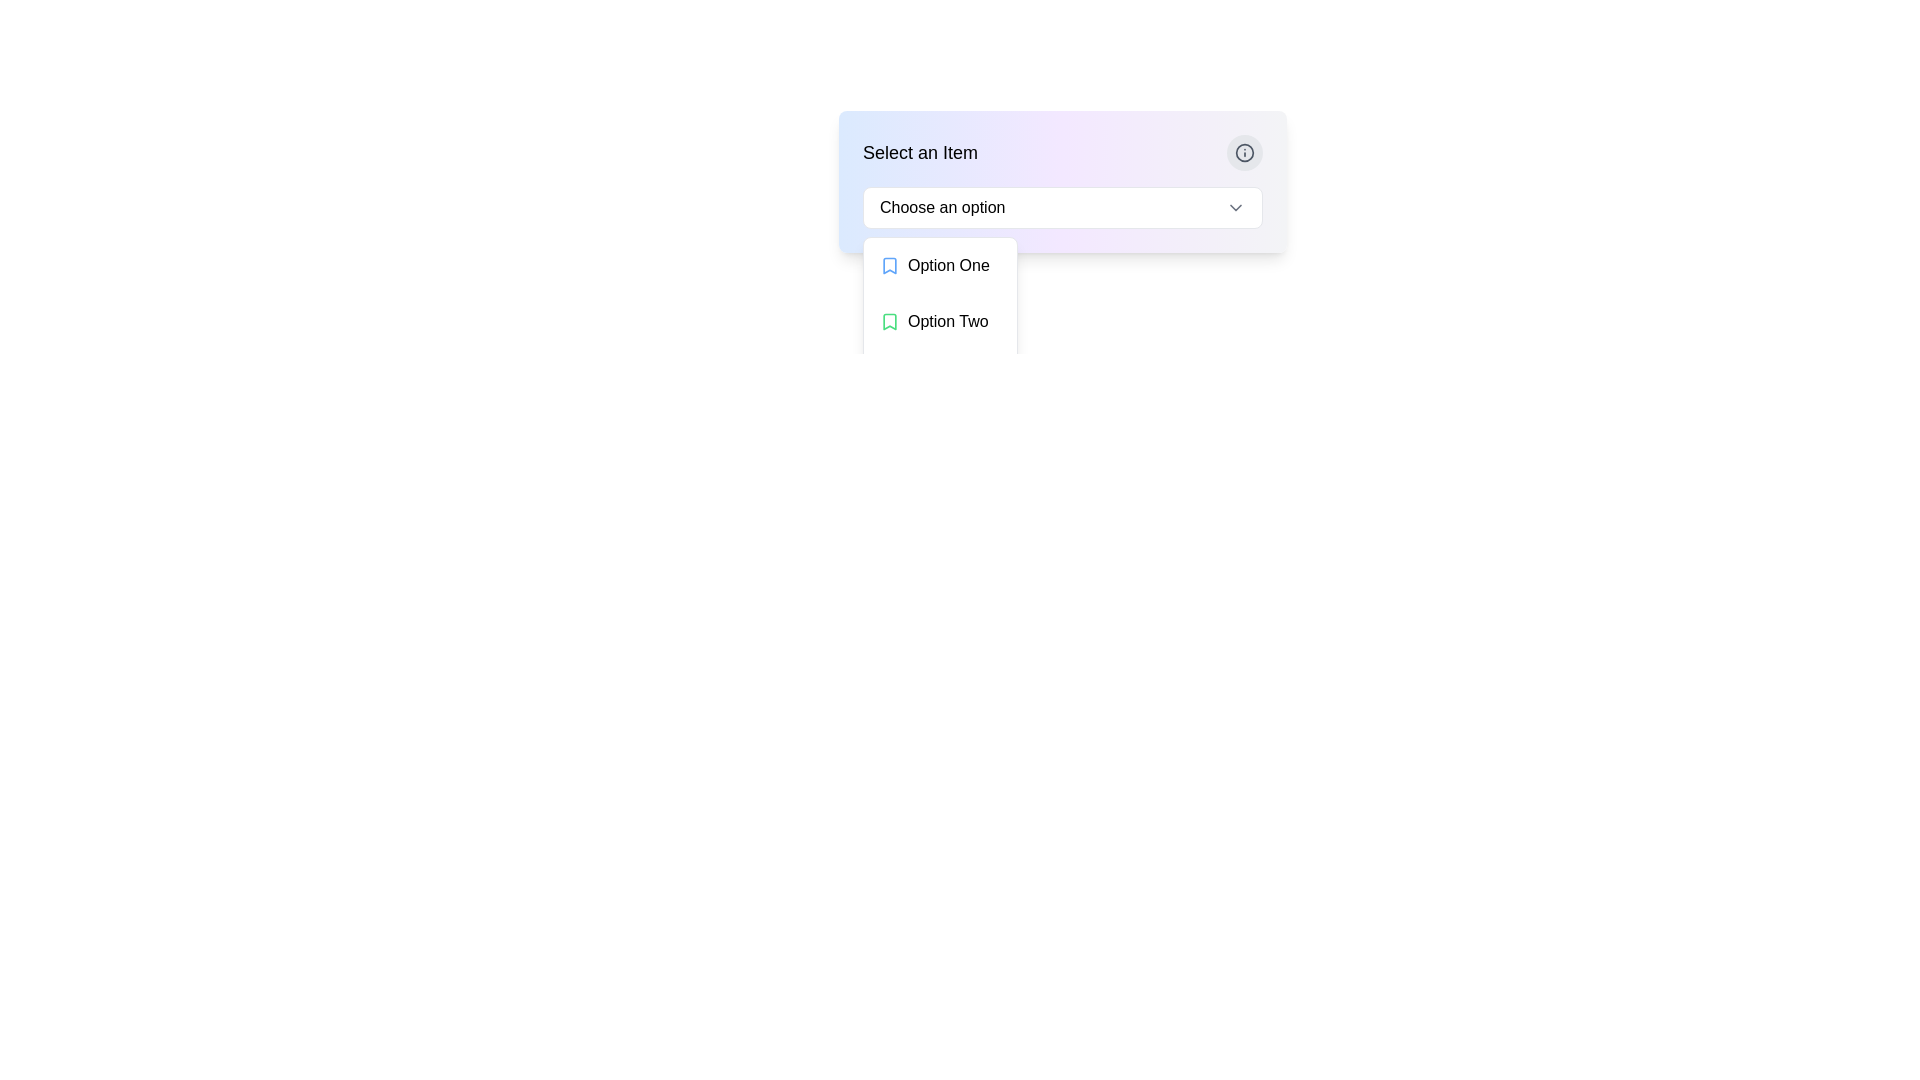 This screenshot has width=1920, height=1080. What do you see at coordinates (1235, 208) in the screenshot?
I see `the Chevron-Down icon, which is a downward-pointing arrow located at the far-right end of the 'Choose an option' button` at bounding box center [1235, 208].